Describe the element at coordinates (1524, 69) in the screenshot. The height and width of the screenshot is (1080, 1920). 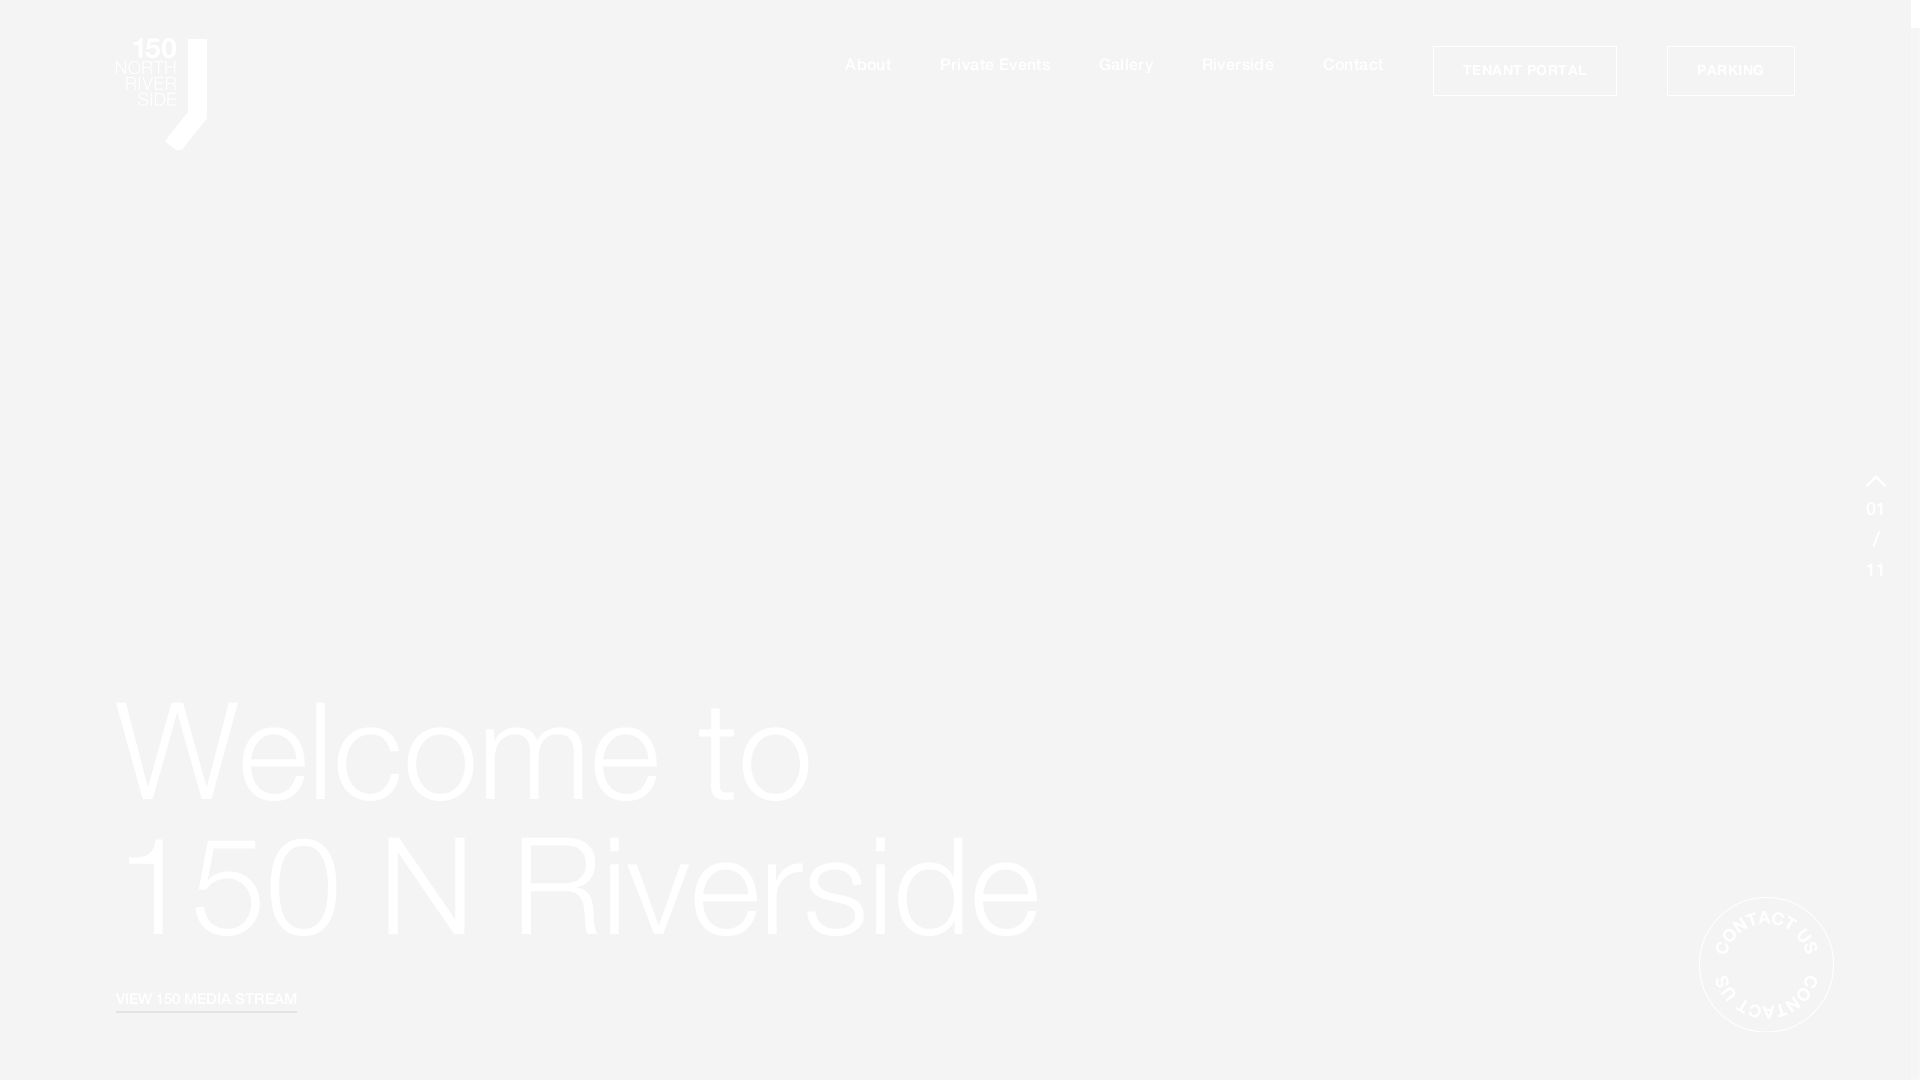
I see `'TENANT PORTAL'` at that location.